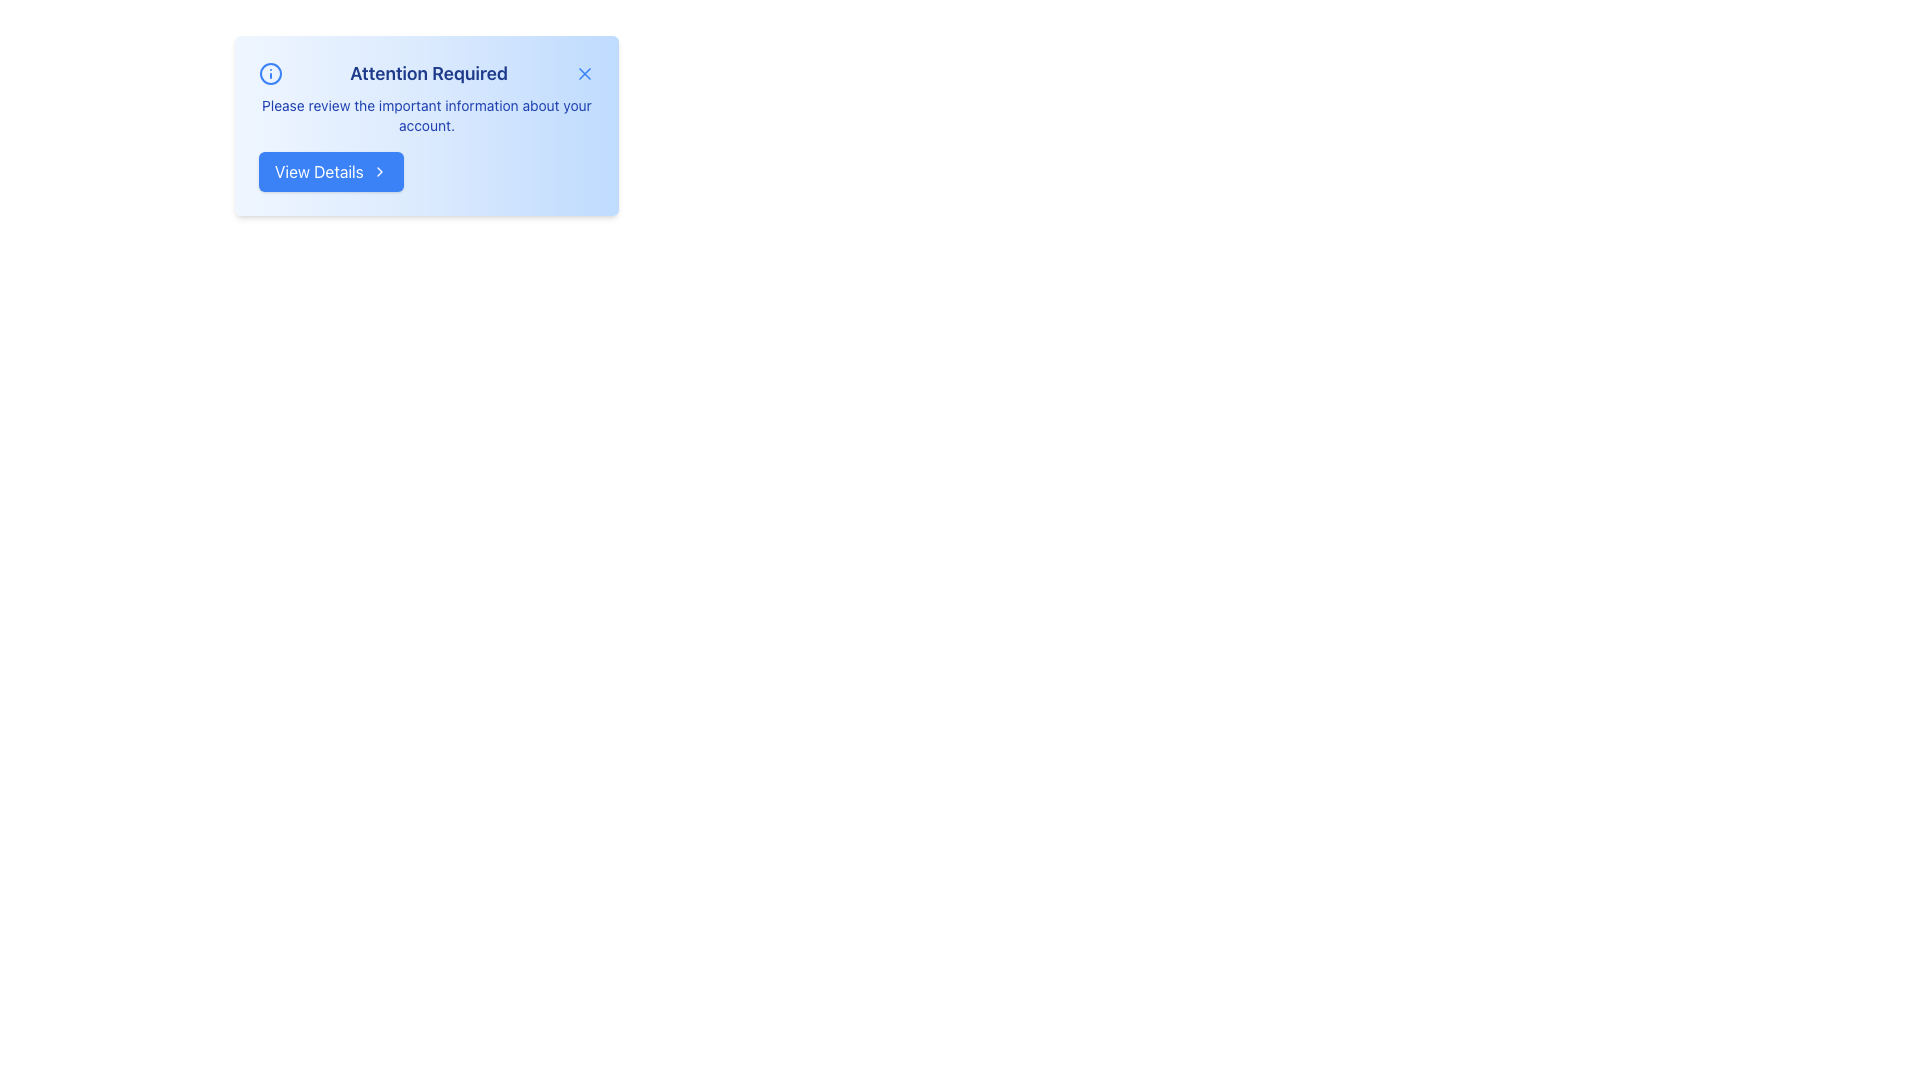 The width and height of the screenshot is (1920, 1080). What do you see at coordinates (584, 72) in the screenshot?
I see `the close icon in the top right corner of the notification panel` at bounding box center [584, 72].